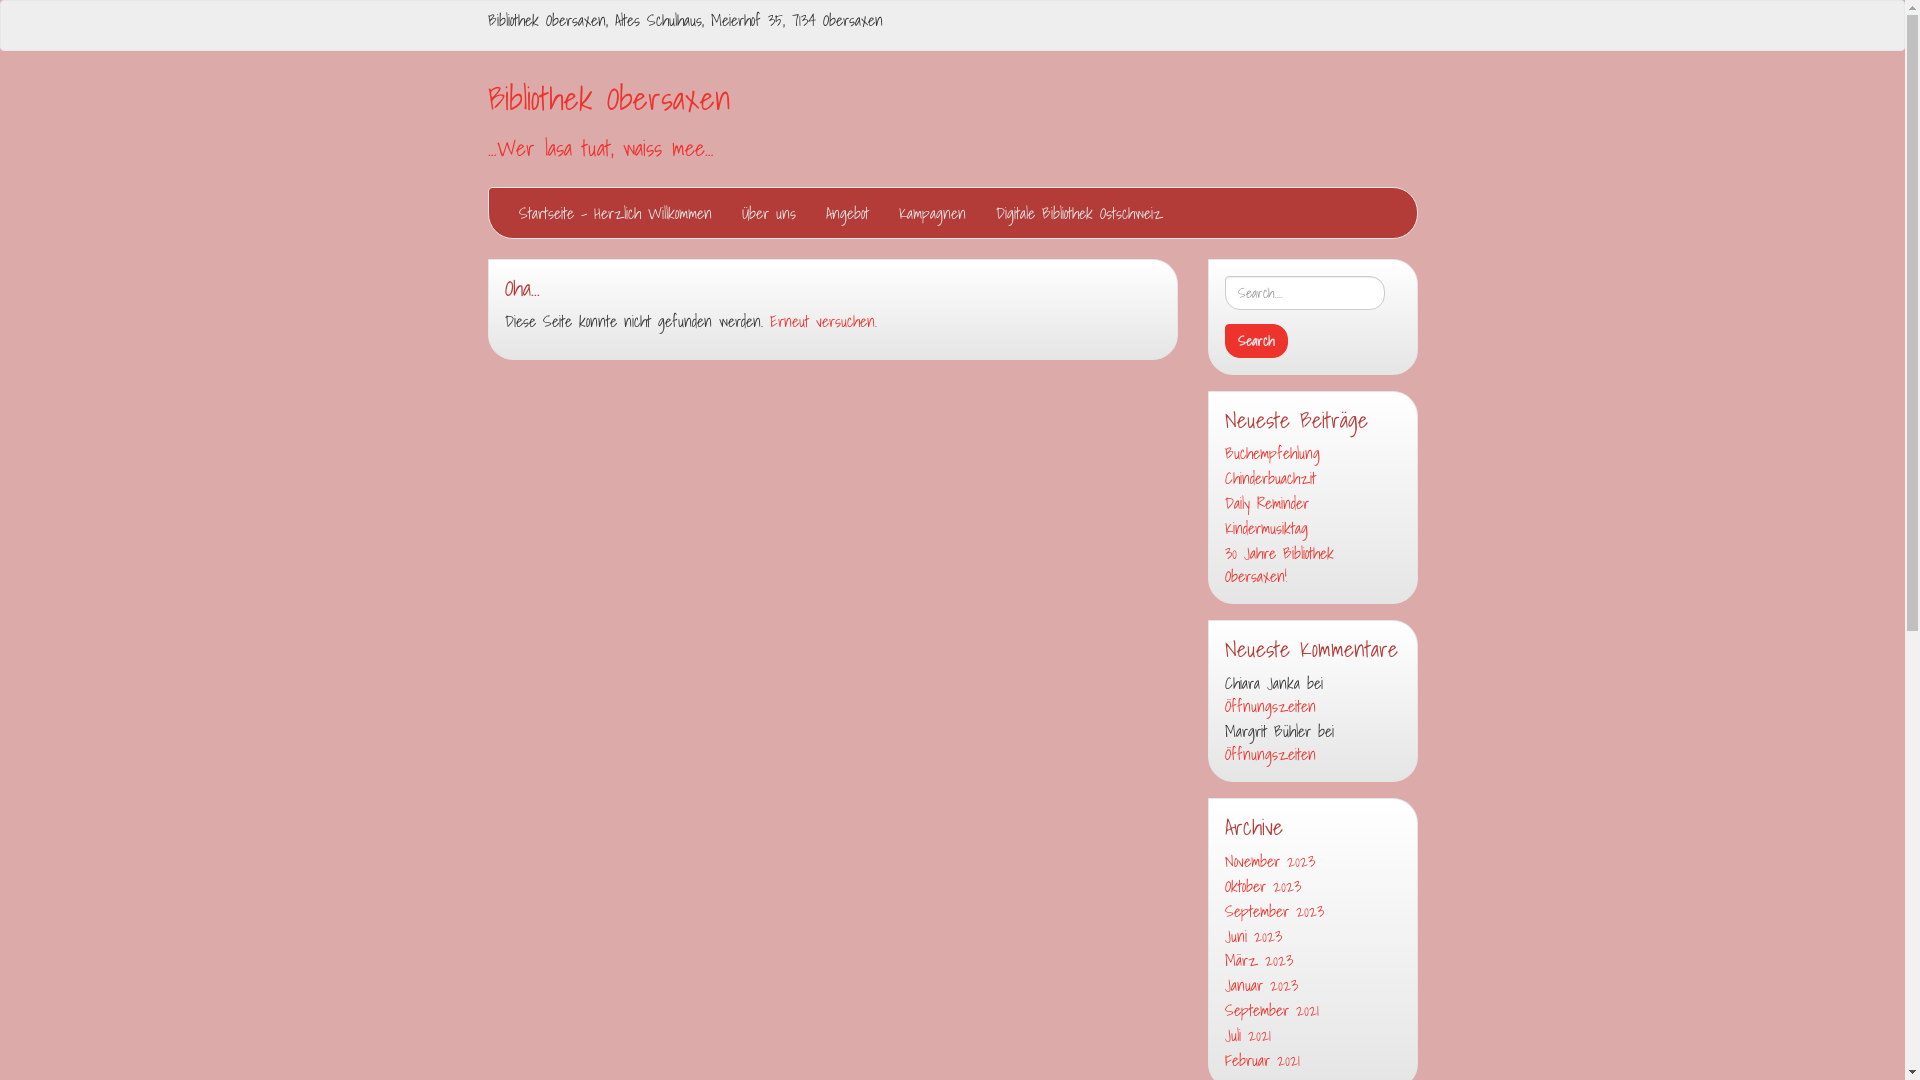 Image resolution: width=1920 pixels, height=1080 pixels. Describe the element at coordinates (1311, 885) in the screenshot. I see `'Oktober 2023'` at that location.